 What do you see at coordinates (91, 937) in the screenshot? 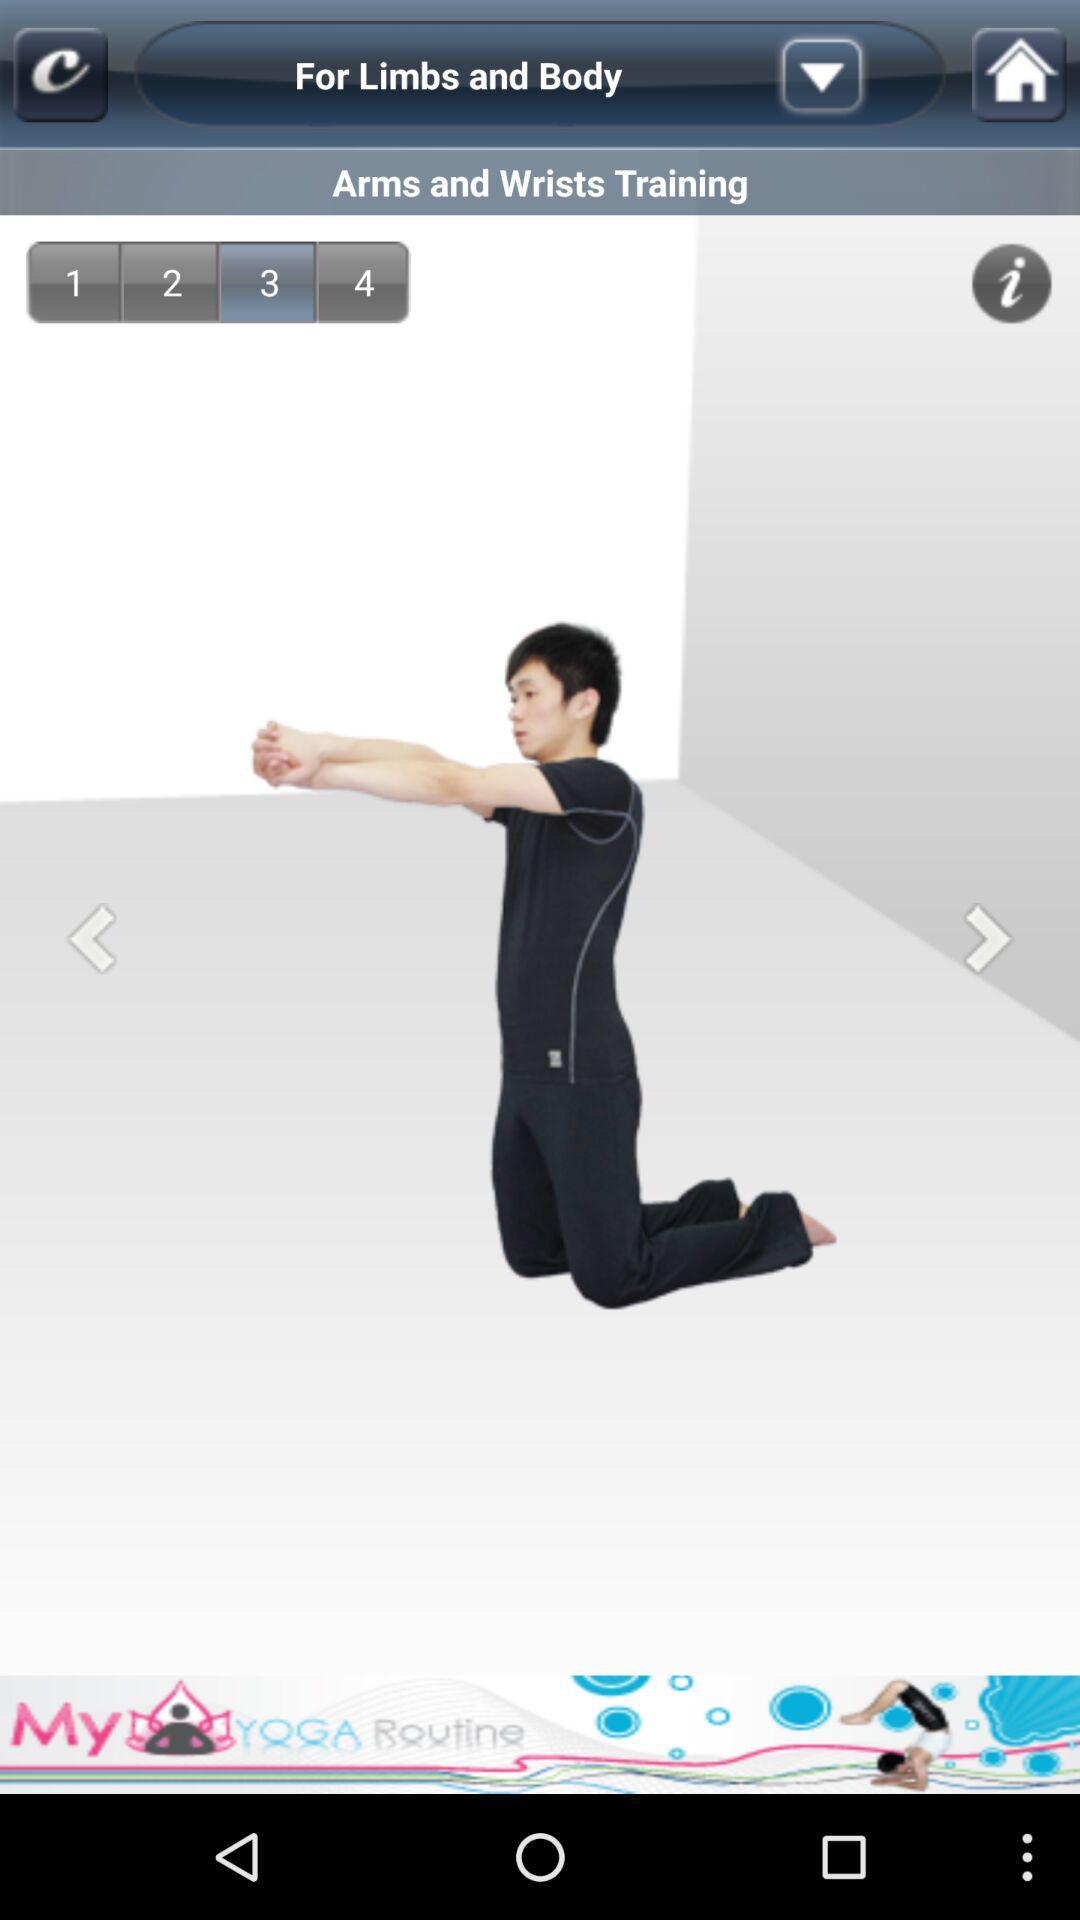
I see `item on the left` at bounding box center [91, 937].